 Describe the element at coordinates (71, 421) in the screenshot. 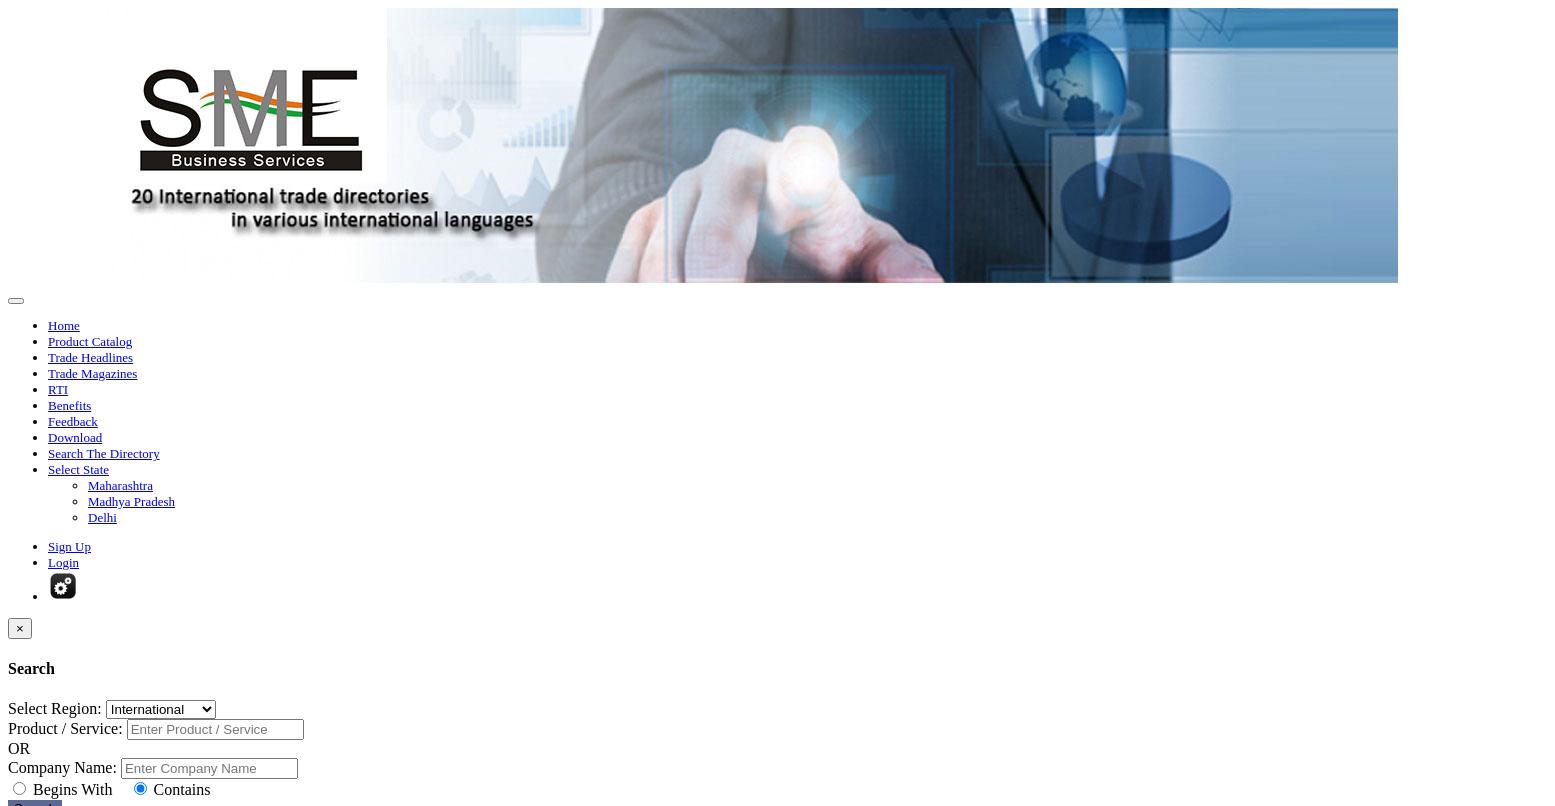

I see `'Feedback'` at that location.